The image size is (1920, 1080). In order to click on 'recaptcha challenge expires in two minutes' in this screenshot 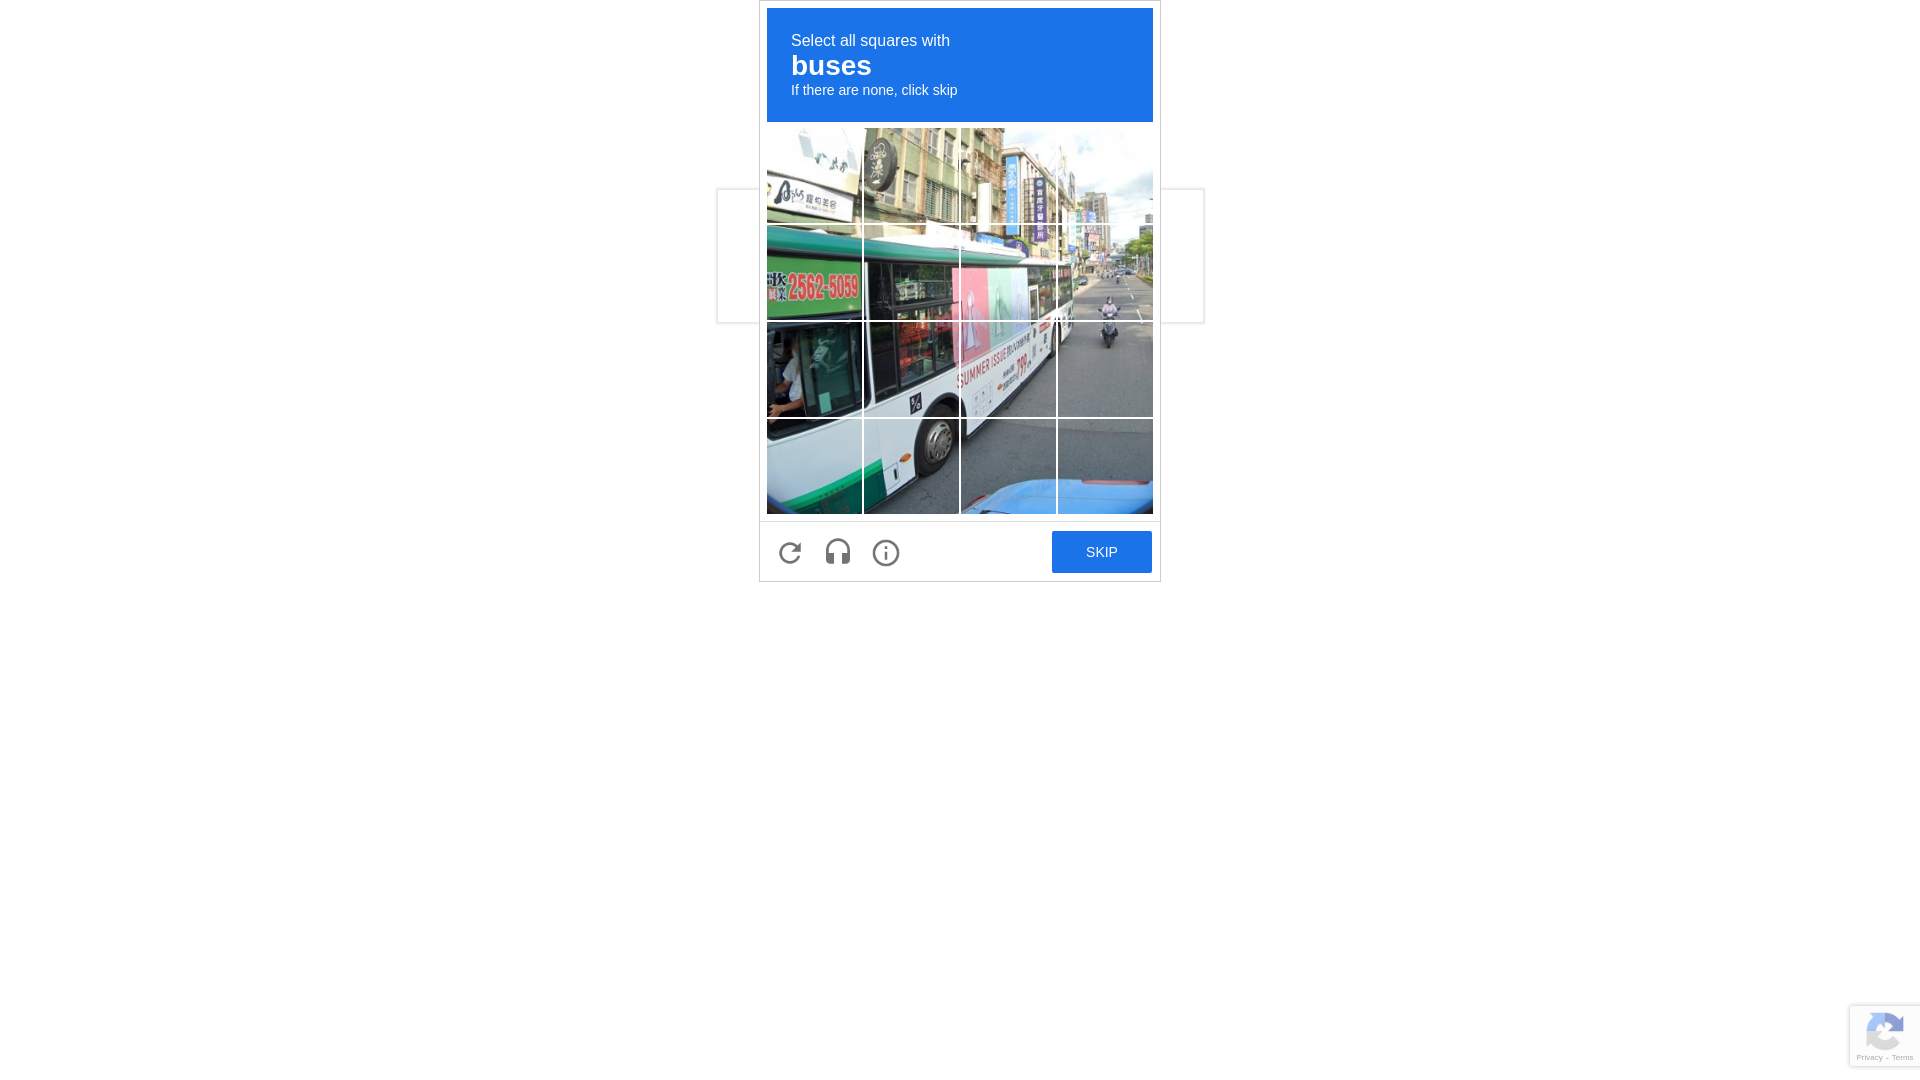, I will do `click(960, 290)`.